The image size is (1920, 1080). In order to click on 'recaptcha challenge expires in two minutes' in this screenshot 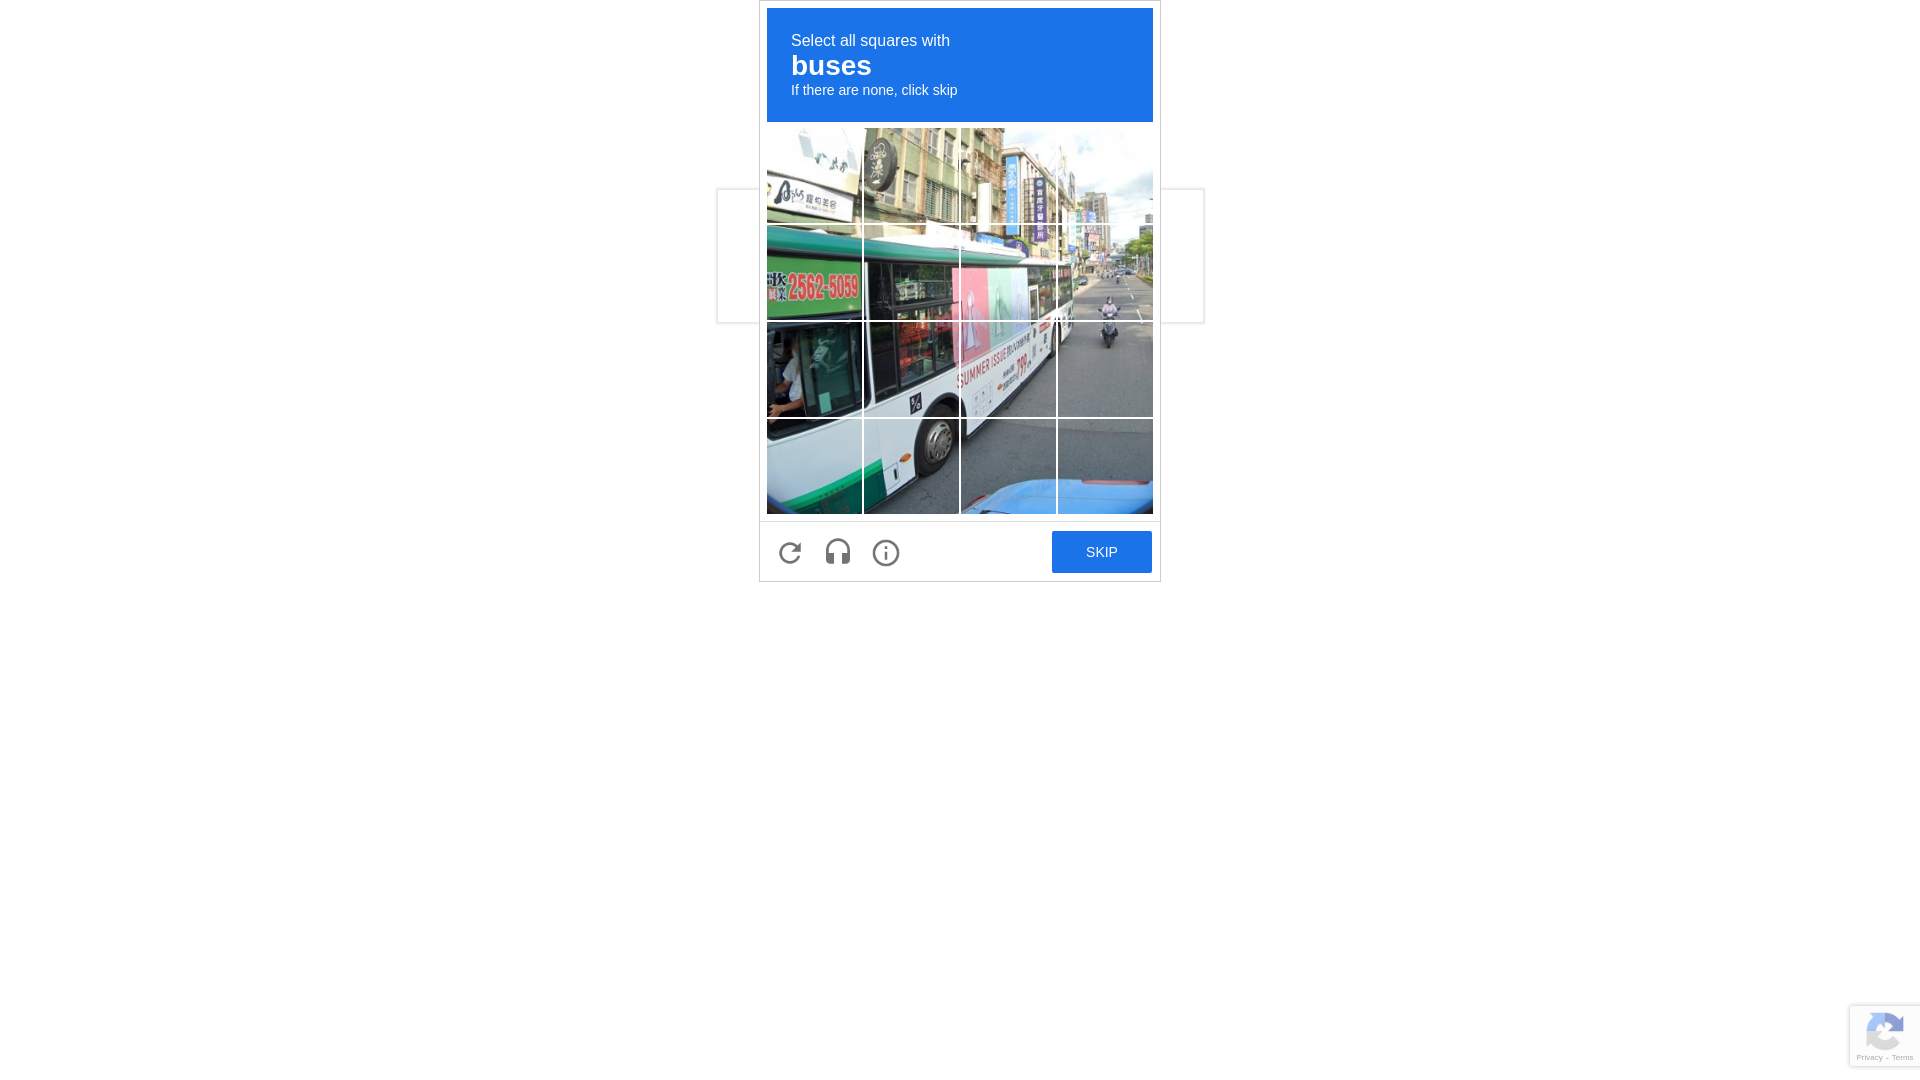, I will do `click(960, 290)`.